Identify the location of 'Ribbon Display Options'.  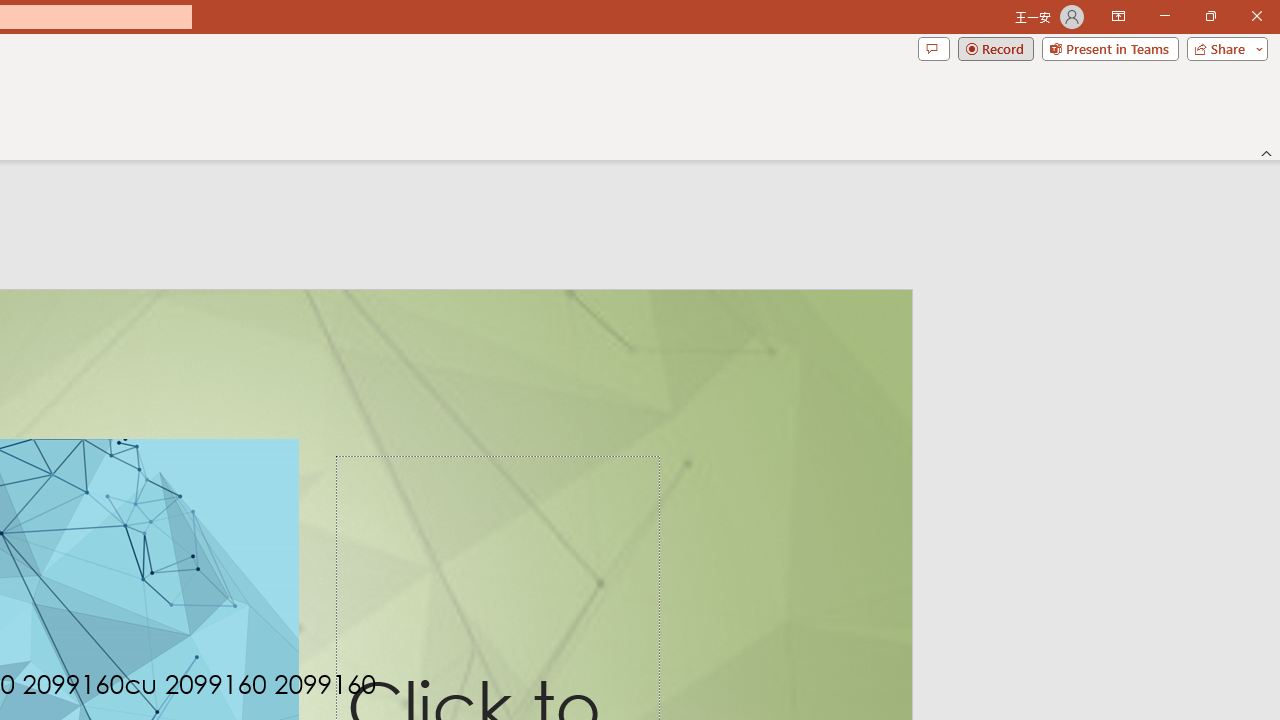
(1117, 16).